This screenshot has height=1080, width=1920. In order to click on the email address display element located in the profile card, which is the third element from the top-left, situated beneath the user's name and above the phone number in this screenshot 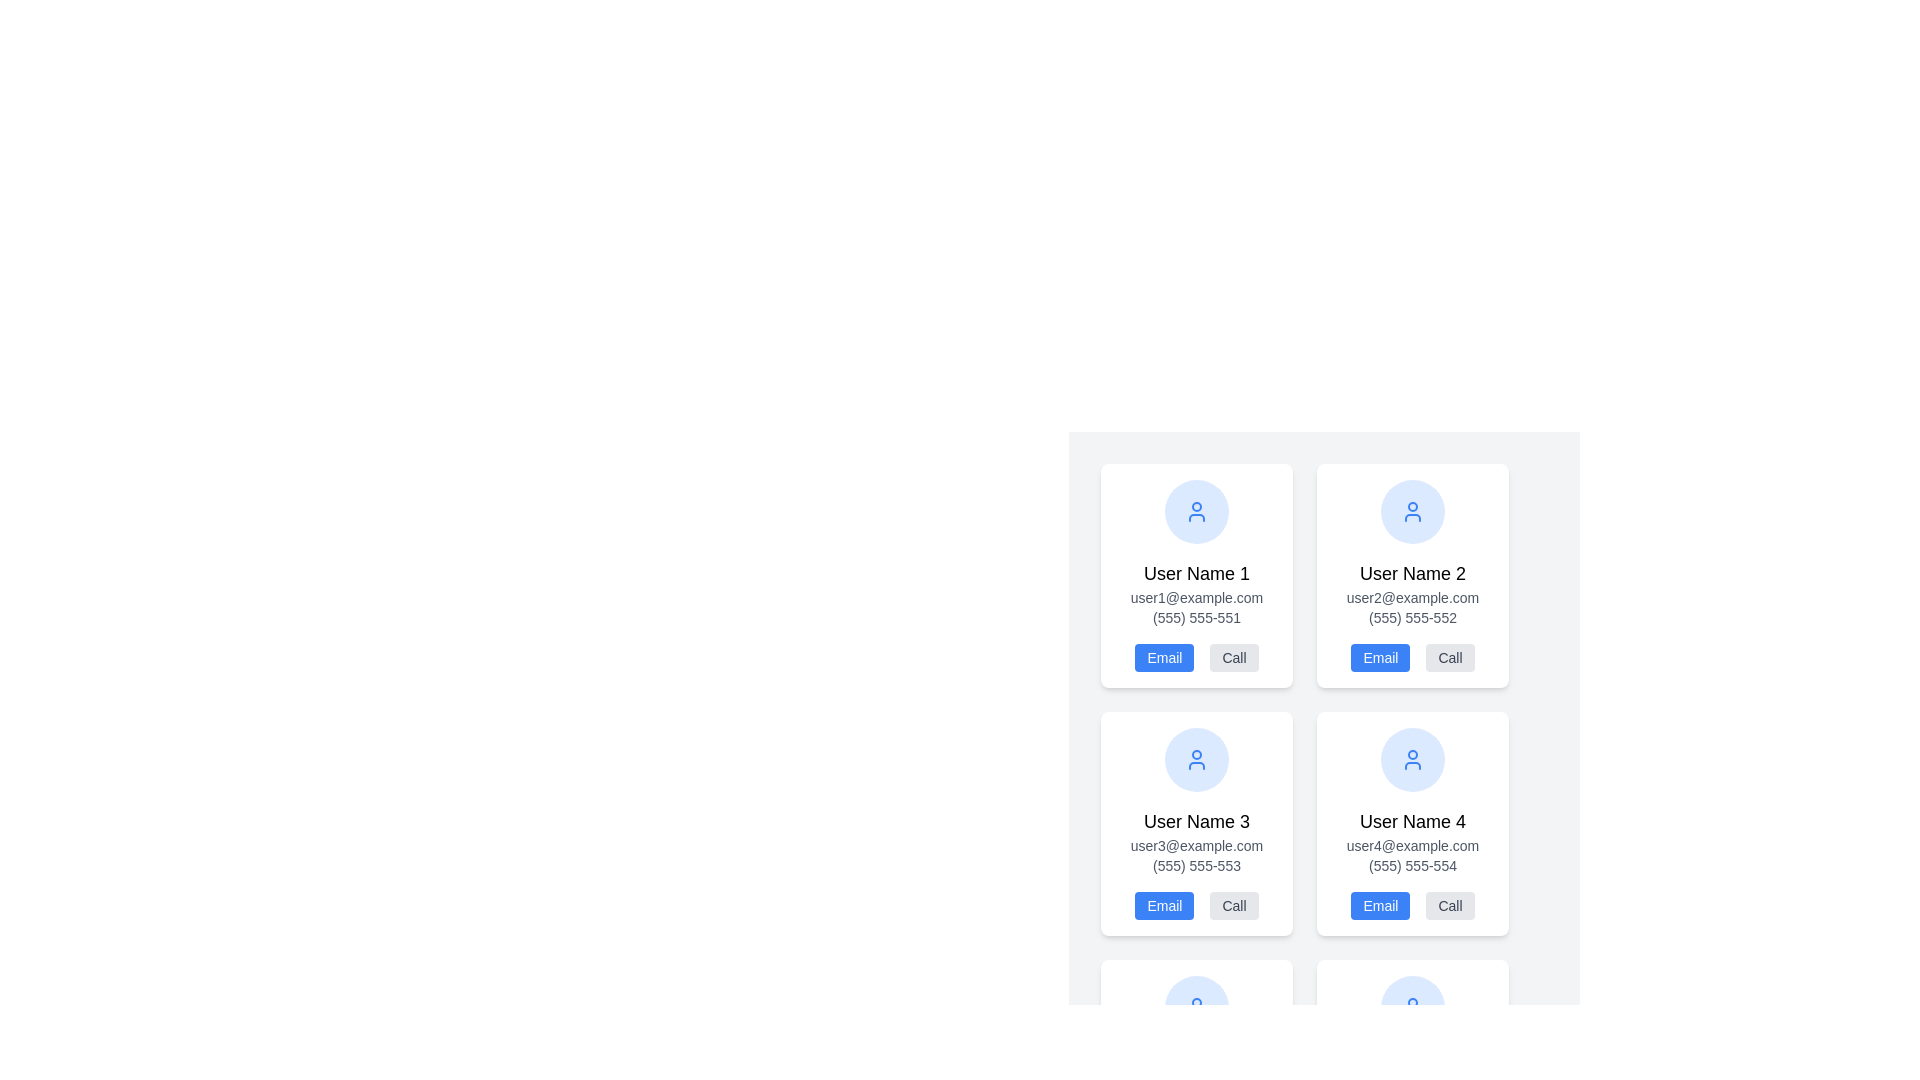, I will do `click(1196, 845)`.